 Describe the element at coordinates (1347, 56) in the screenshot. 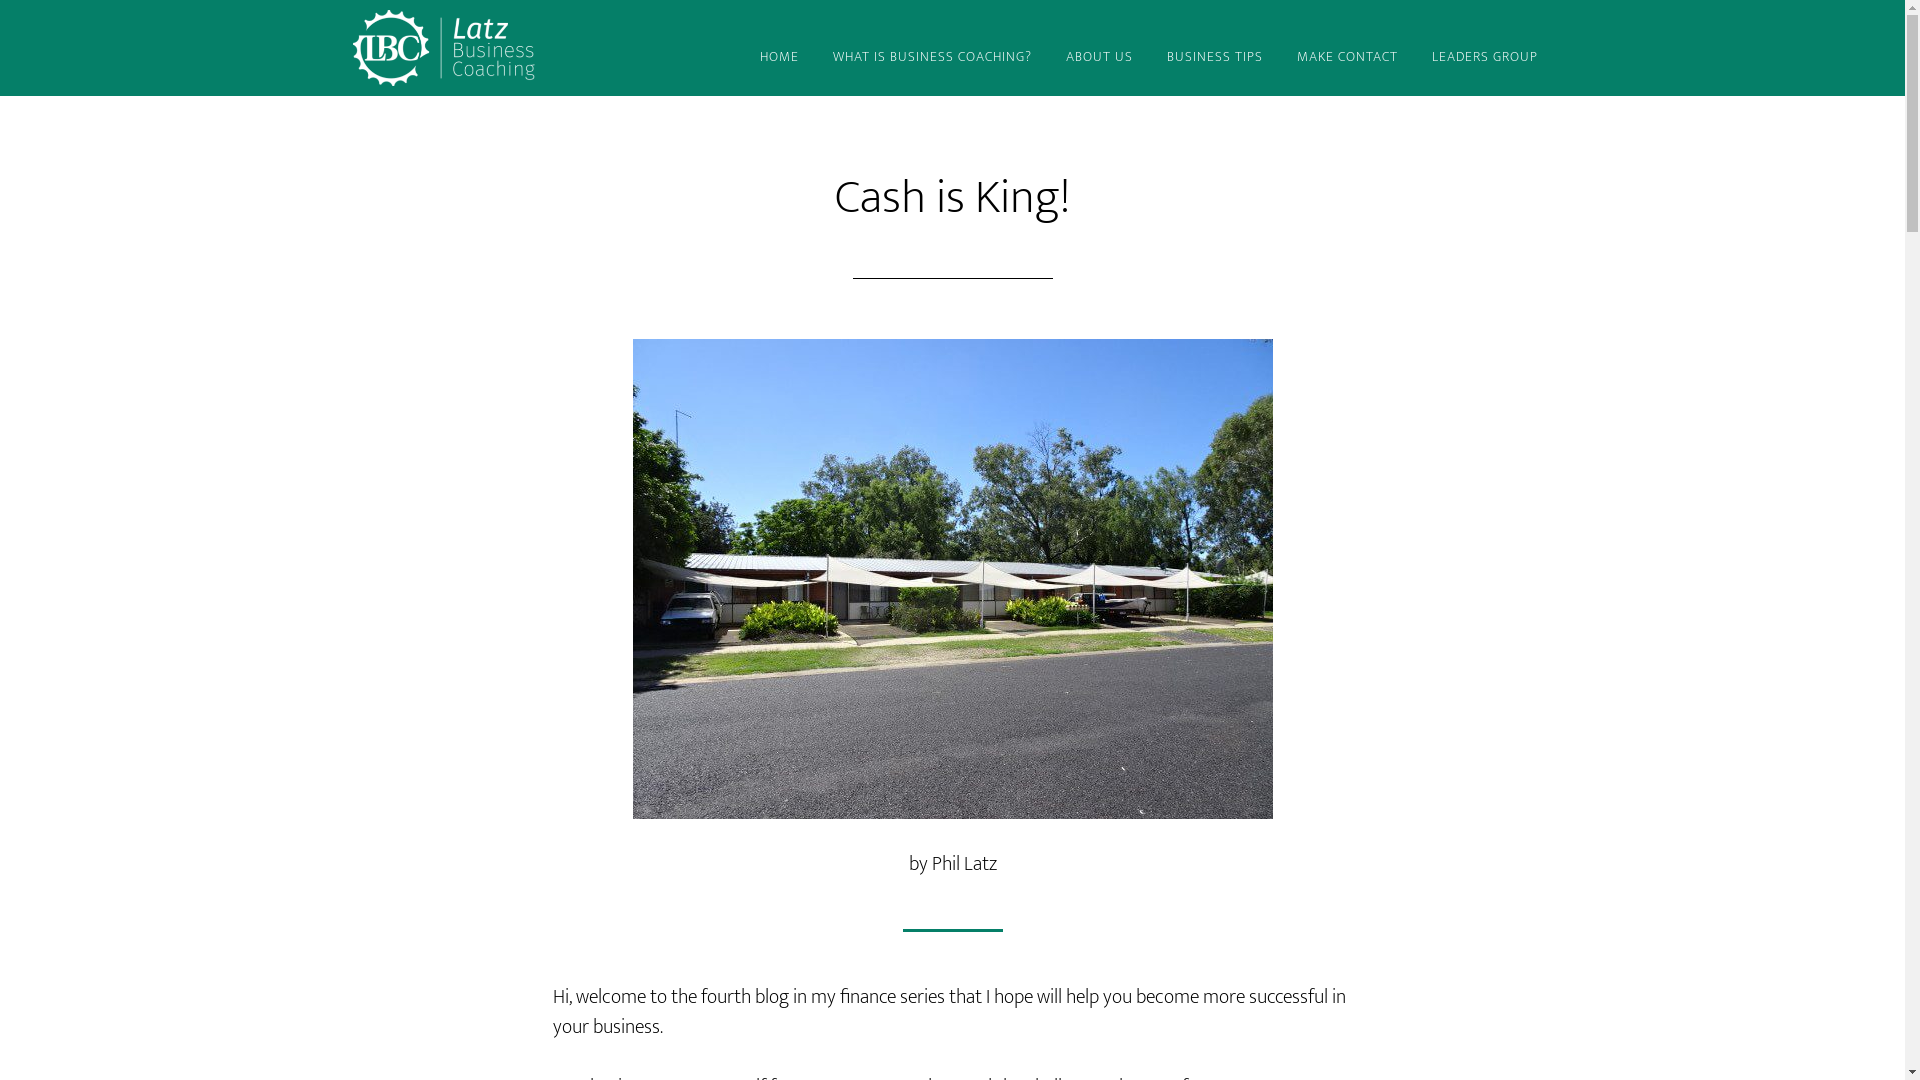

I see `'MAKE CONTACT'` at that location.